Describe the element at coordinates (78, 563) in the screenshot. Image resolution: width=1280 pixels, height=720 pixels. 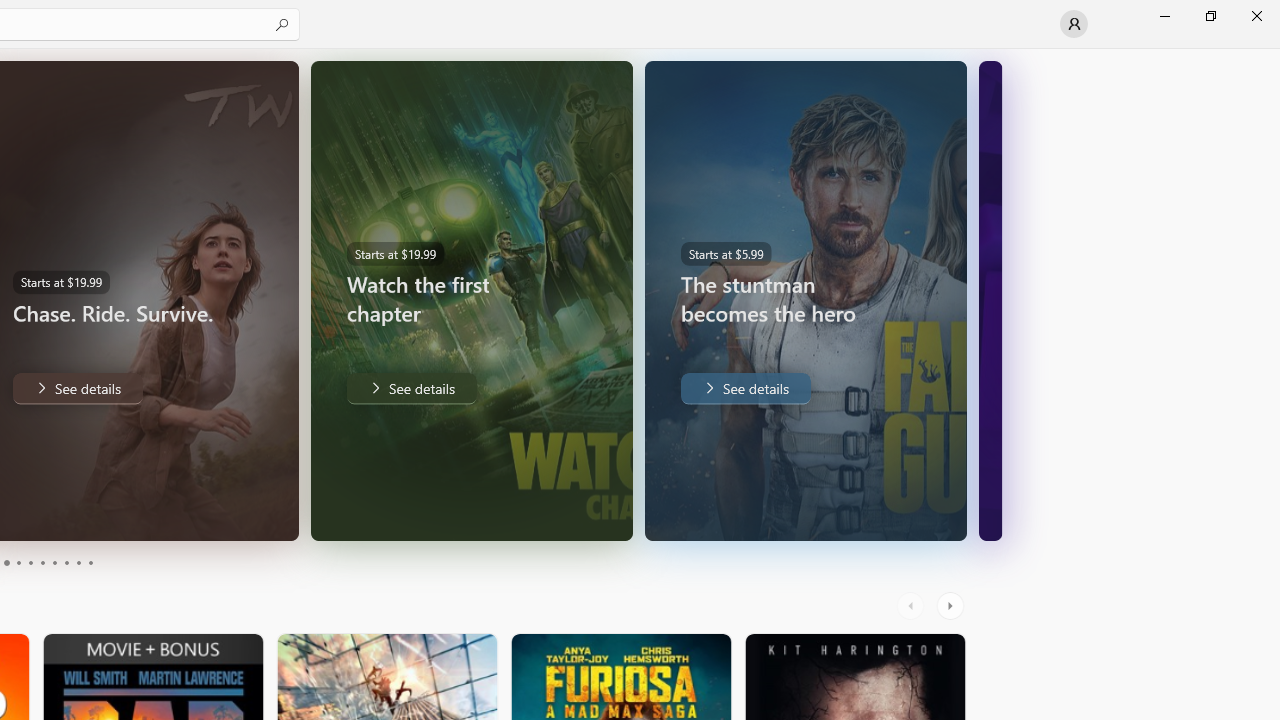
I see `'Page 9'` at that location.